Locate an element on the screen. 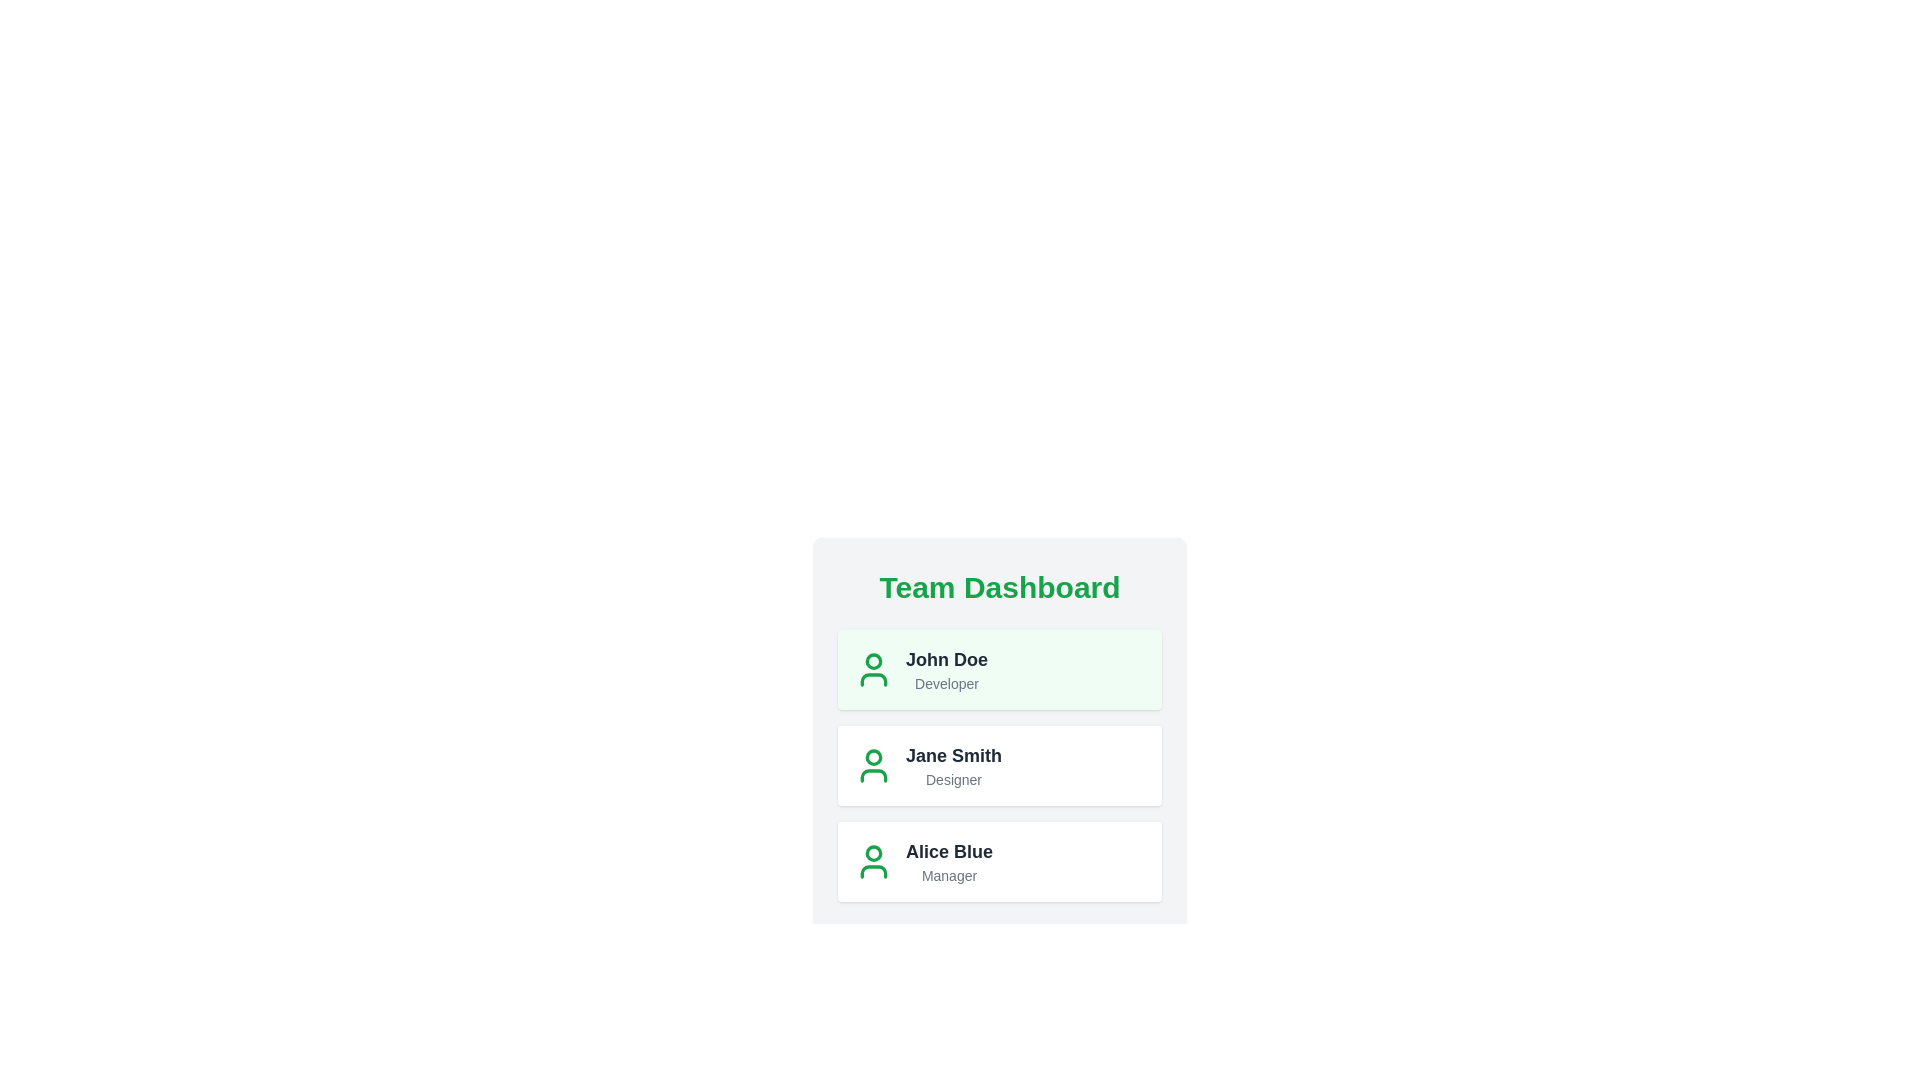 This screenshot has width=1920, height=1080. the bold and large green text label reading 'Team Dashboard' located at the top of the card layout is located at coordinates (999, 586).